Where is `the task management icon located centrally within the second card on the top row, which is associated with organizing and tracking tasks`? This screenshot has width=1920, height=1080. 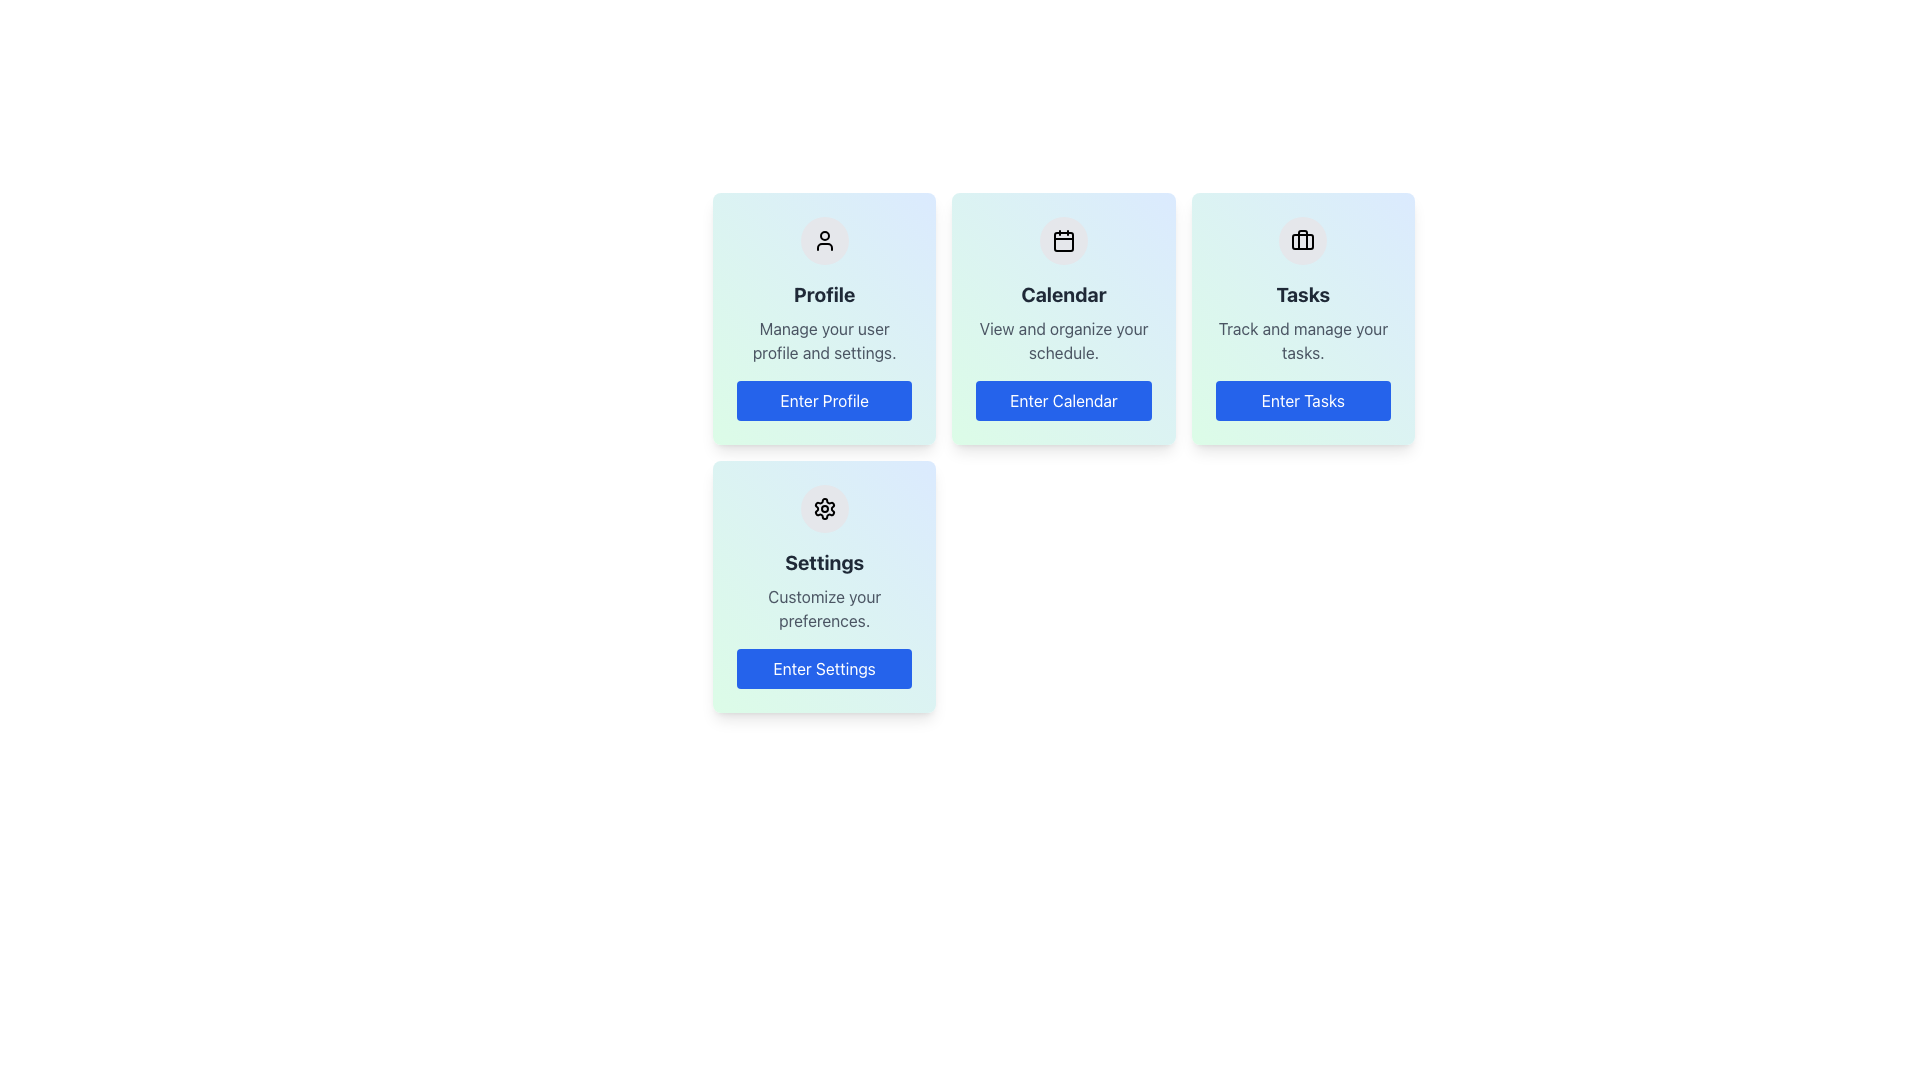 the task management icon located centrally within the second card on the top row, which is associated with organizing and tracking tasks is located at coordinates (1303, 239).